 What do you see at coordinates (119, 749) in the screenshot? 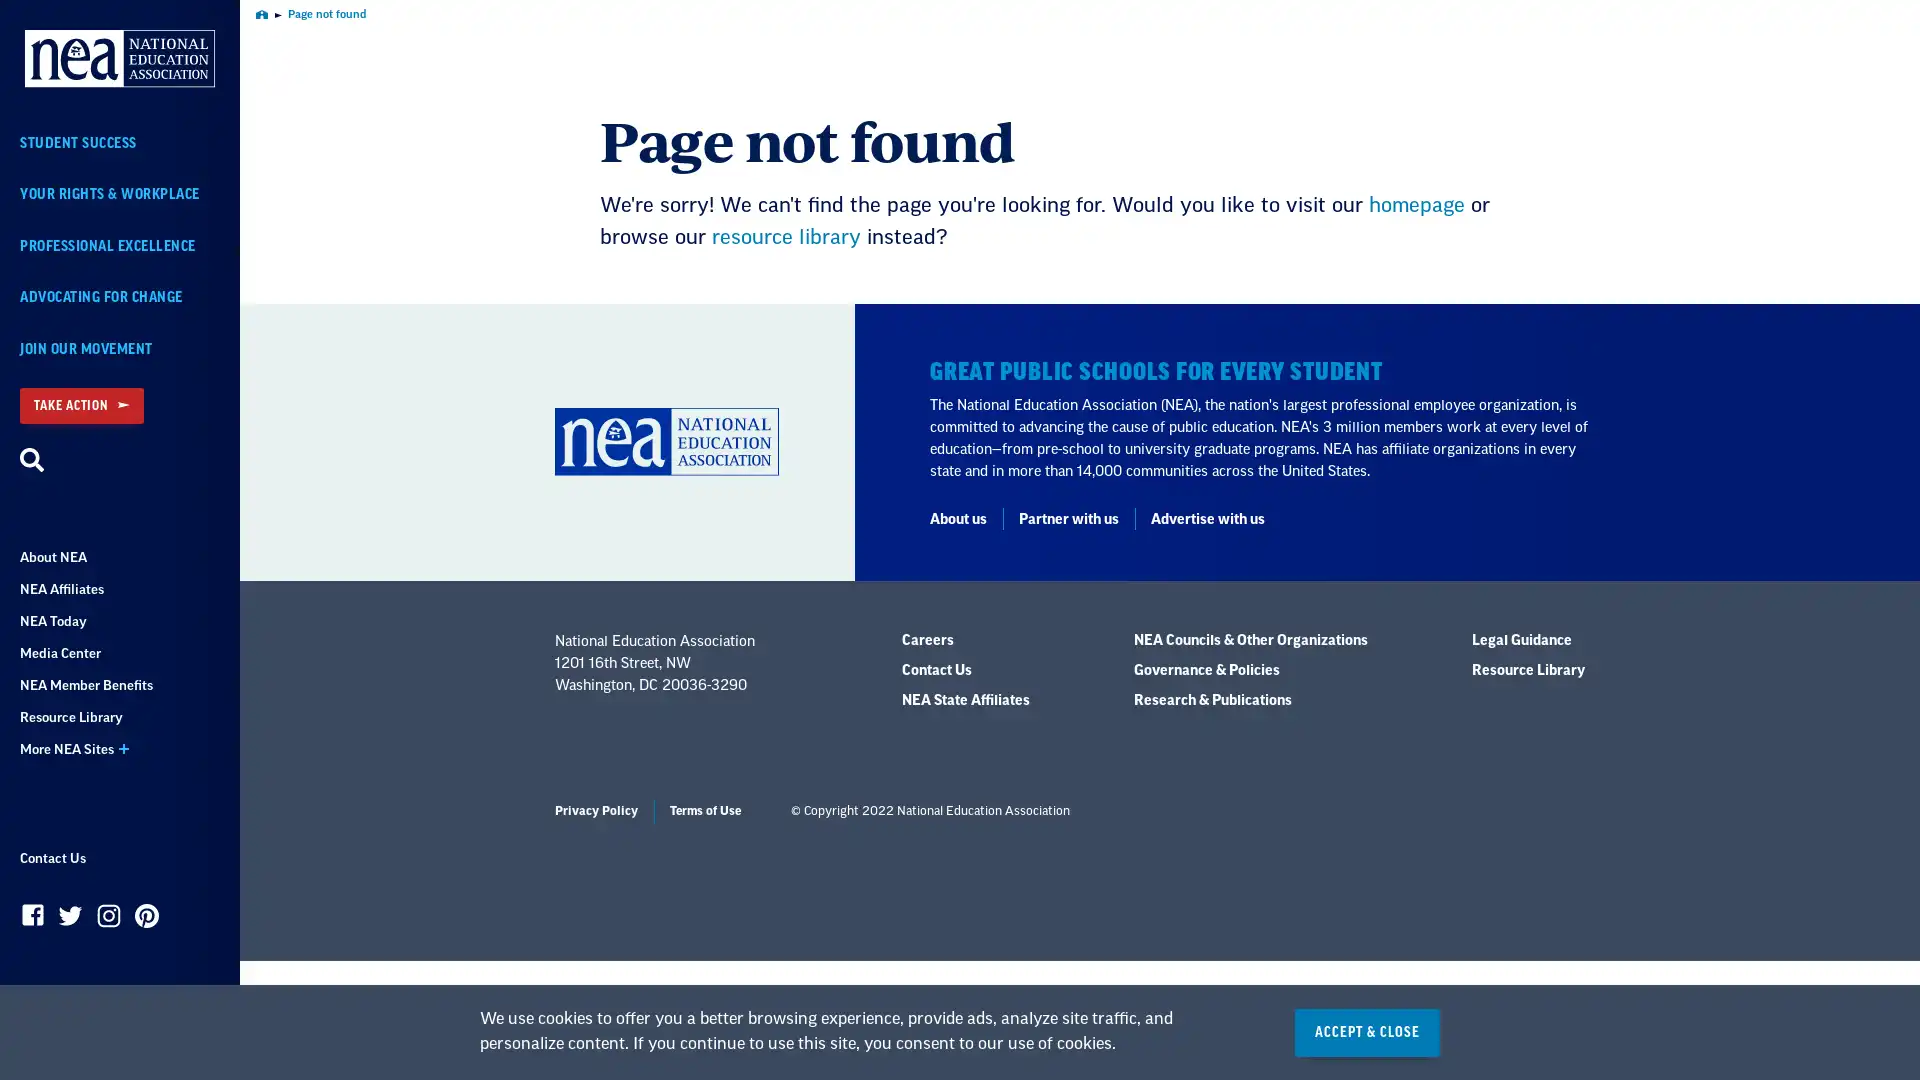
I see `More NEA Sites` at bounding box center [119, 749].